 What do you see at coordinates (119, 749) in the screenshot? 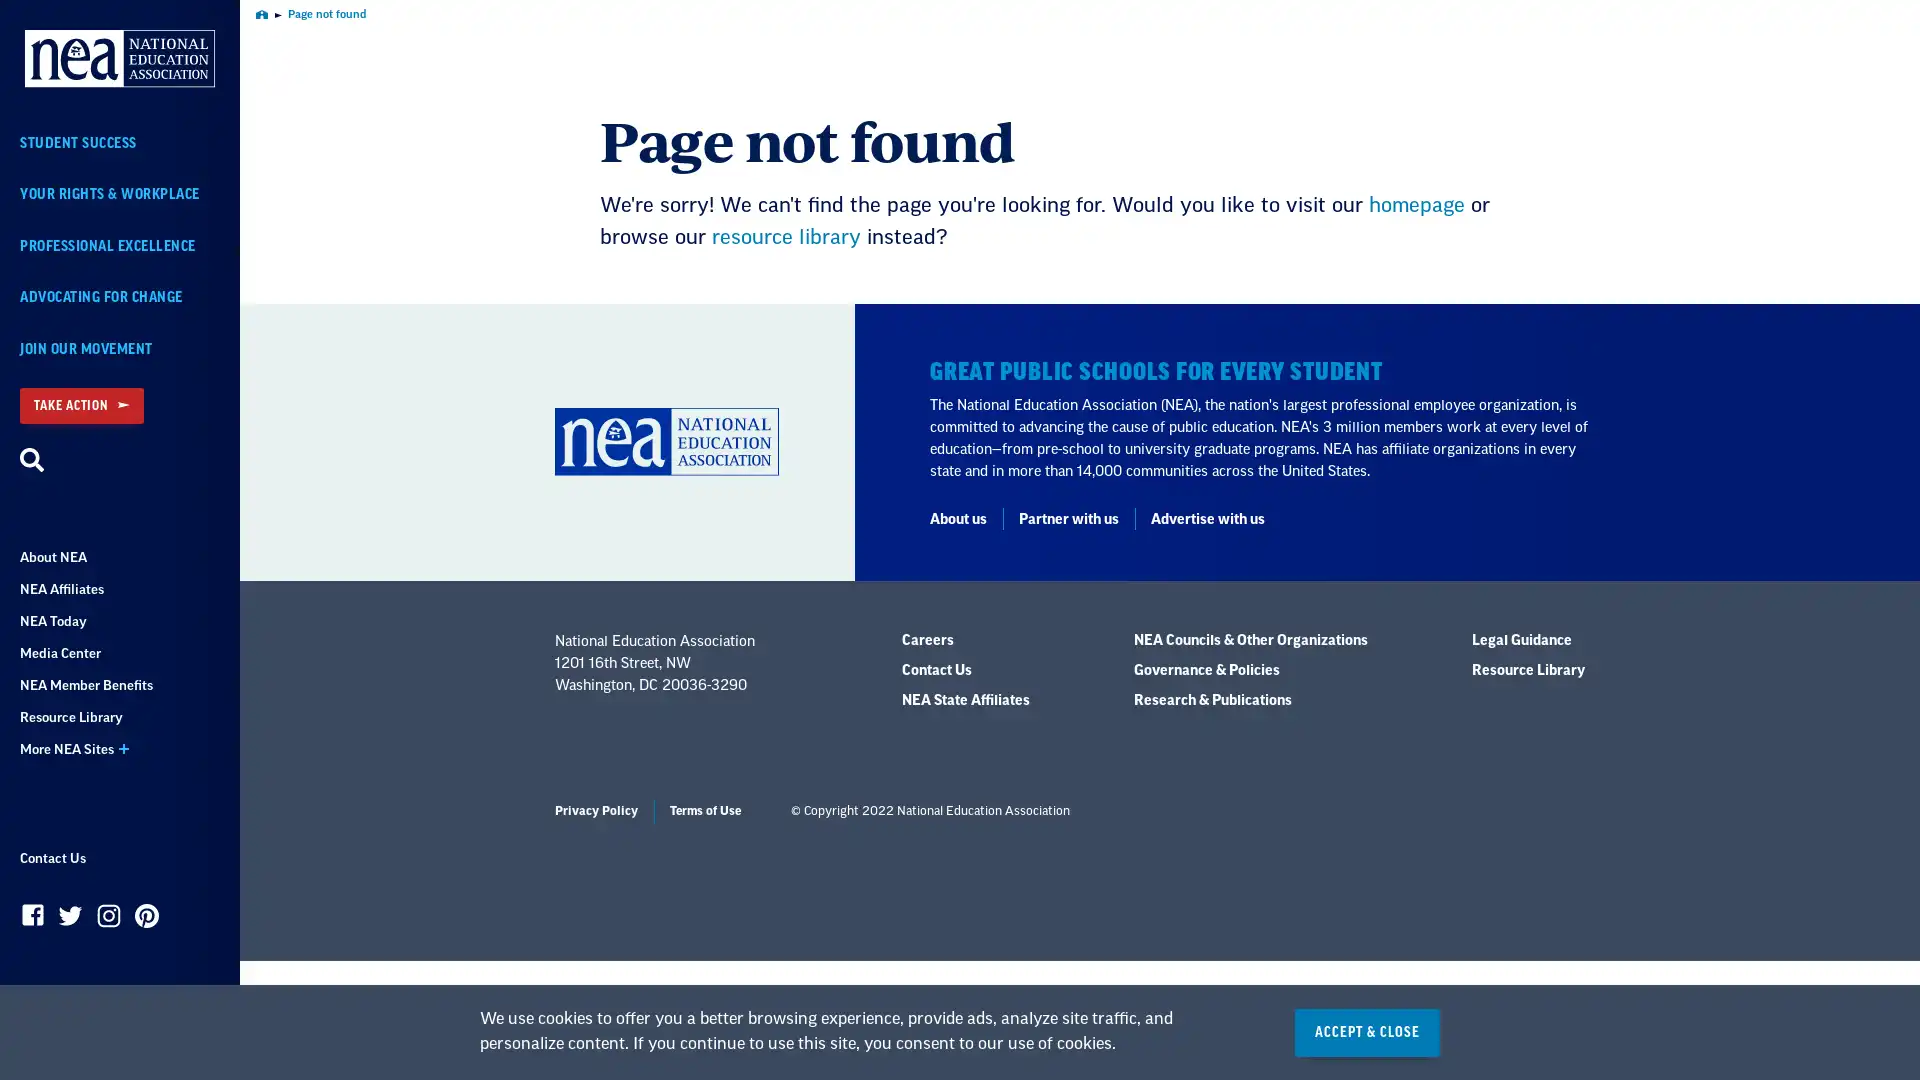
I see `More NEA Sites` at bounding box center [119, 749].